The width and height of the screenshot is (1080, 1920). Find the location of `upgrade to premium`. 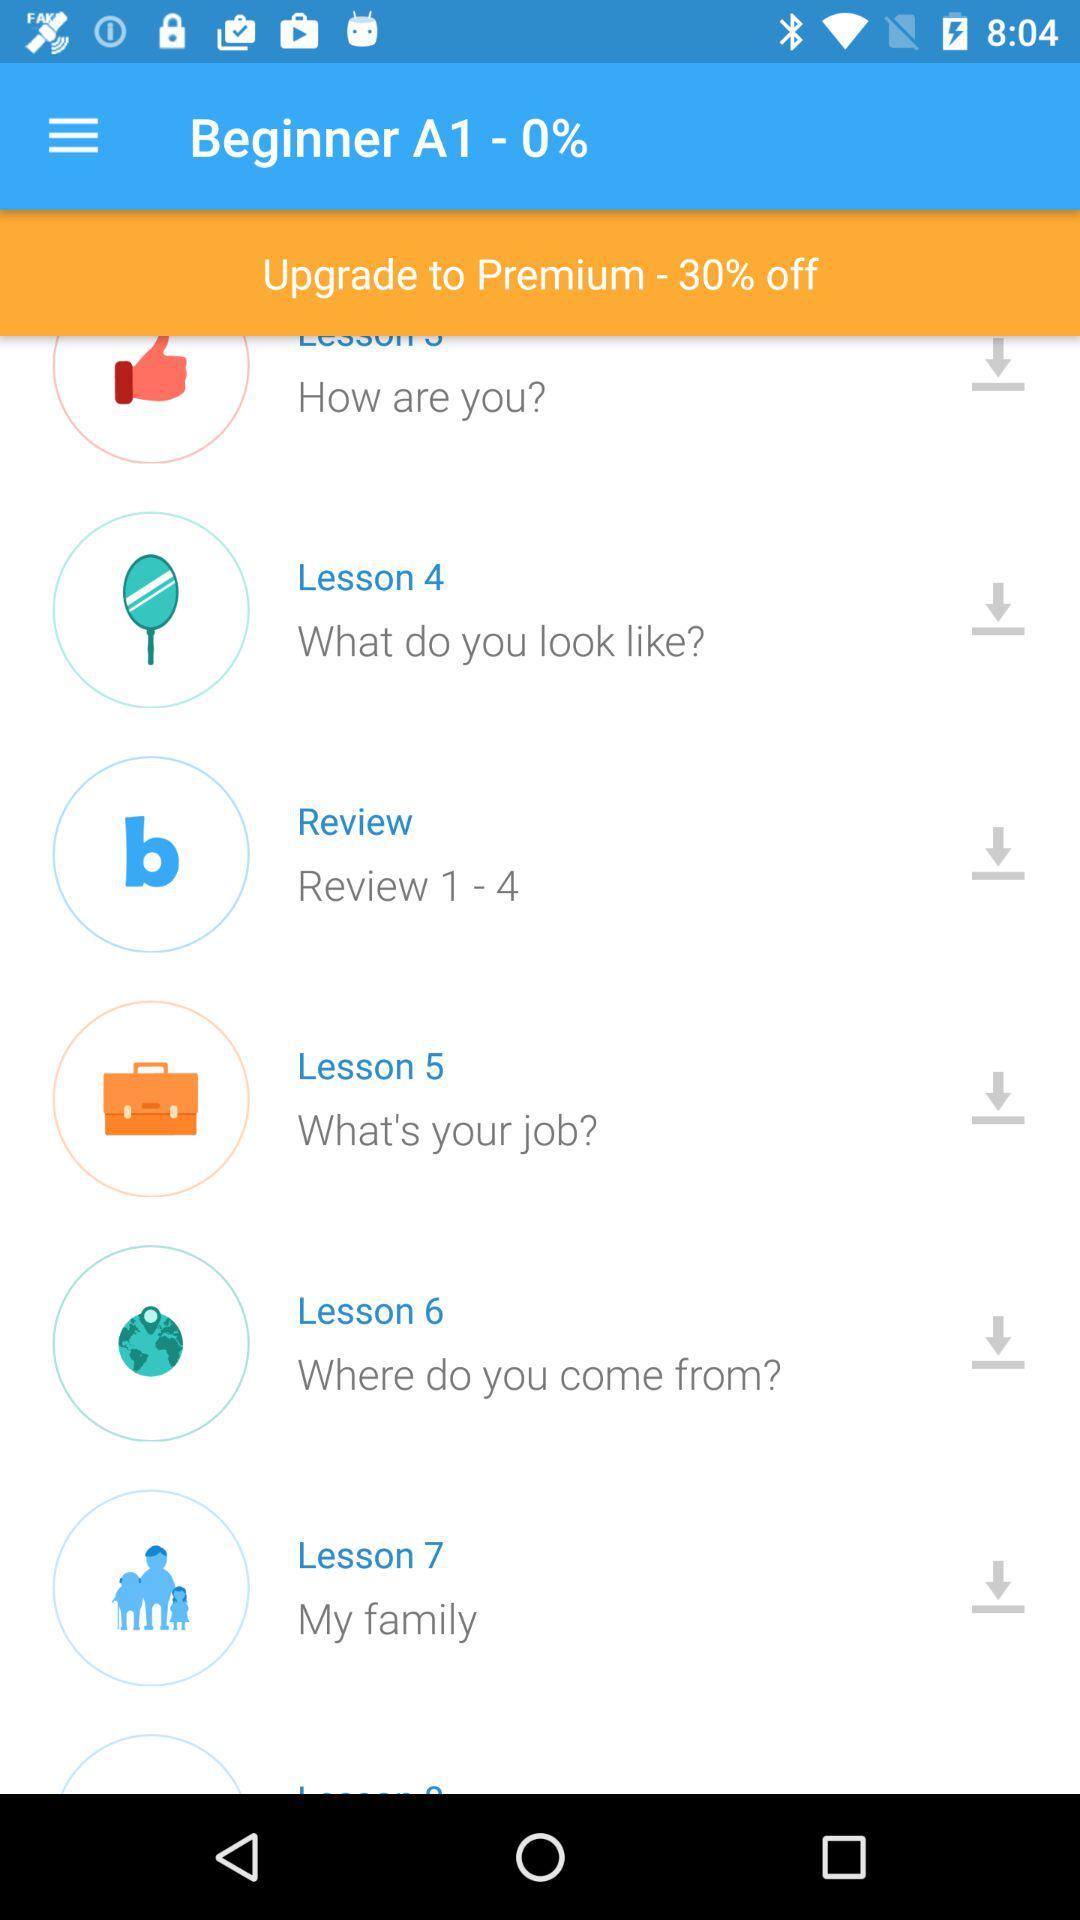

upgrade to premium is located at coordinates (540, 272).